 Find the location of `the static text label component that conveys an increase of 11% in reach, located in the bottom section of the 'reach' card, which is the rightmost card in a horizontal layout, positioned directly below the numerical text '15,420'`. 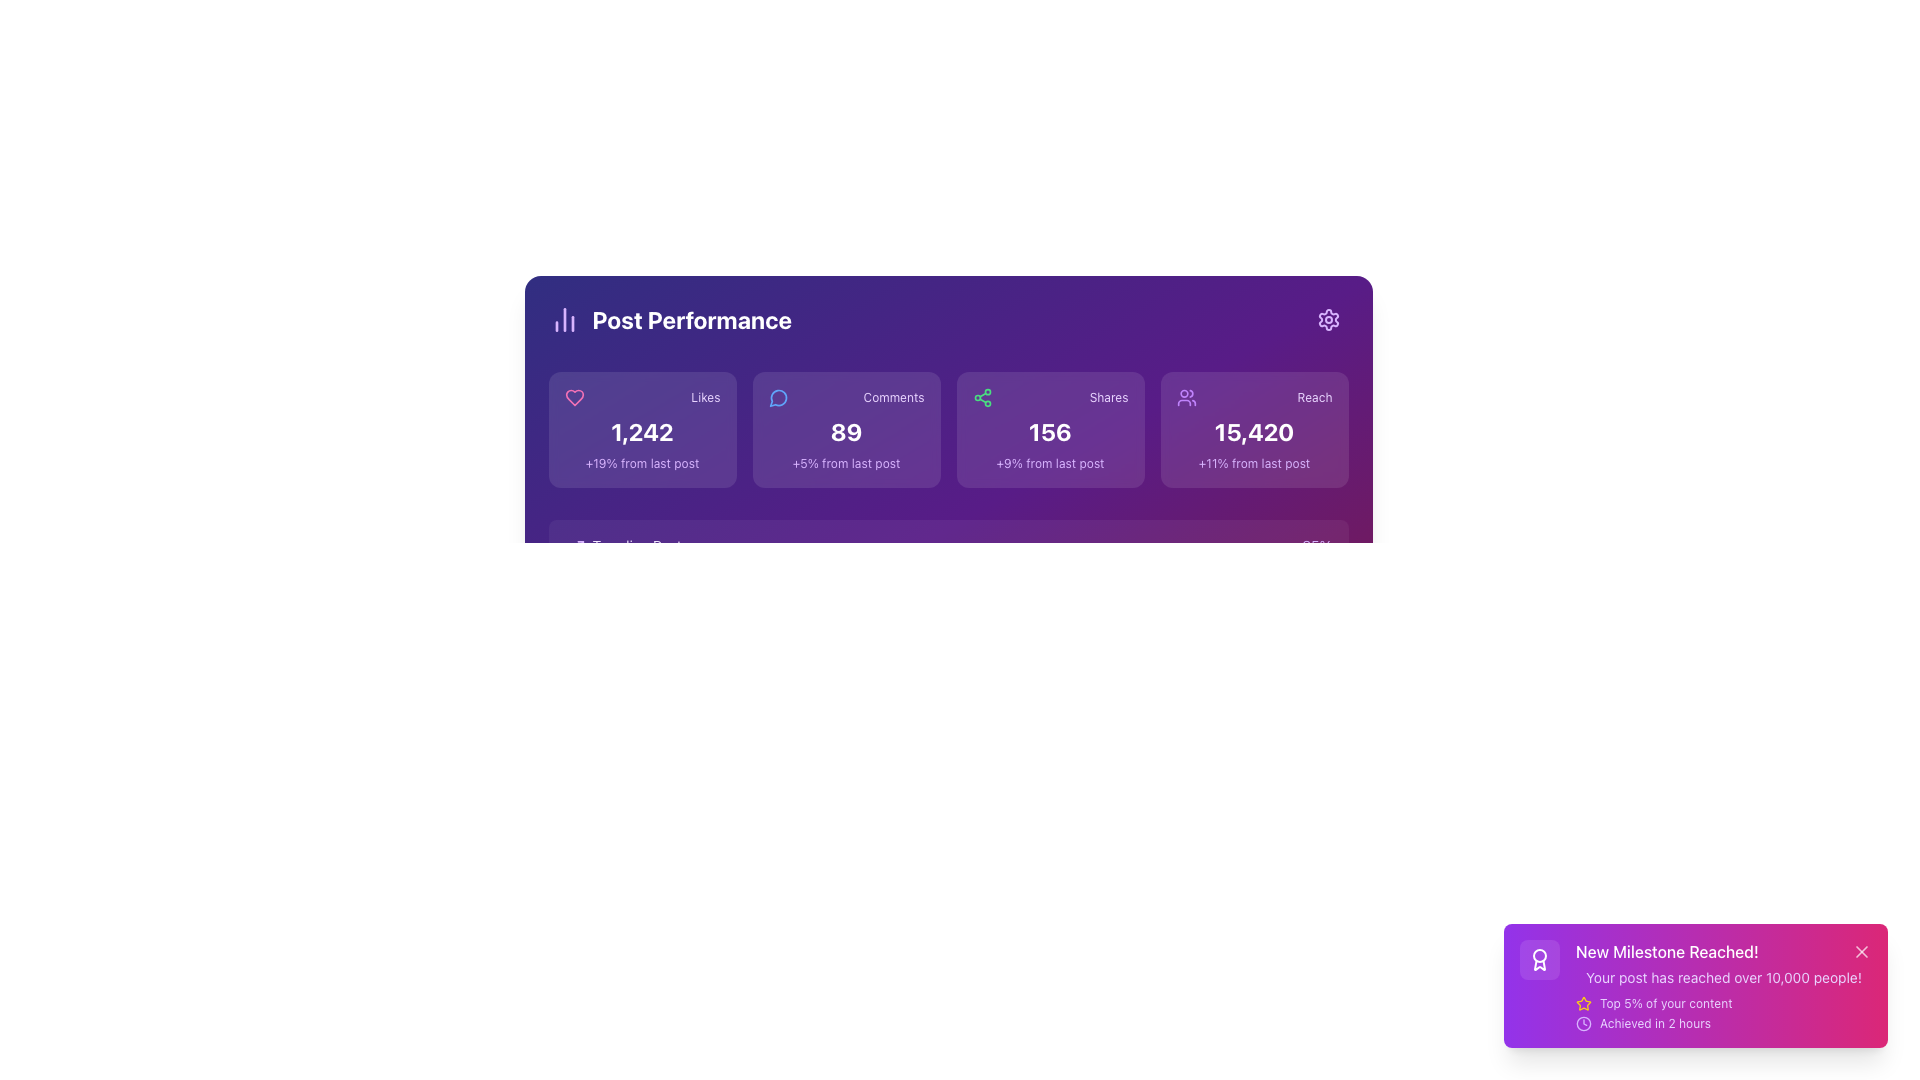

the static text label component that conveys an increase of 11% in reach, located in the bottom section of the 'reach' card, which is the rightmost card in a horizontal layout, positioned directly below the numerical text '15,420' is located at coordinates (1253, 463).